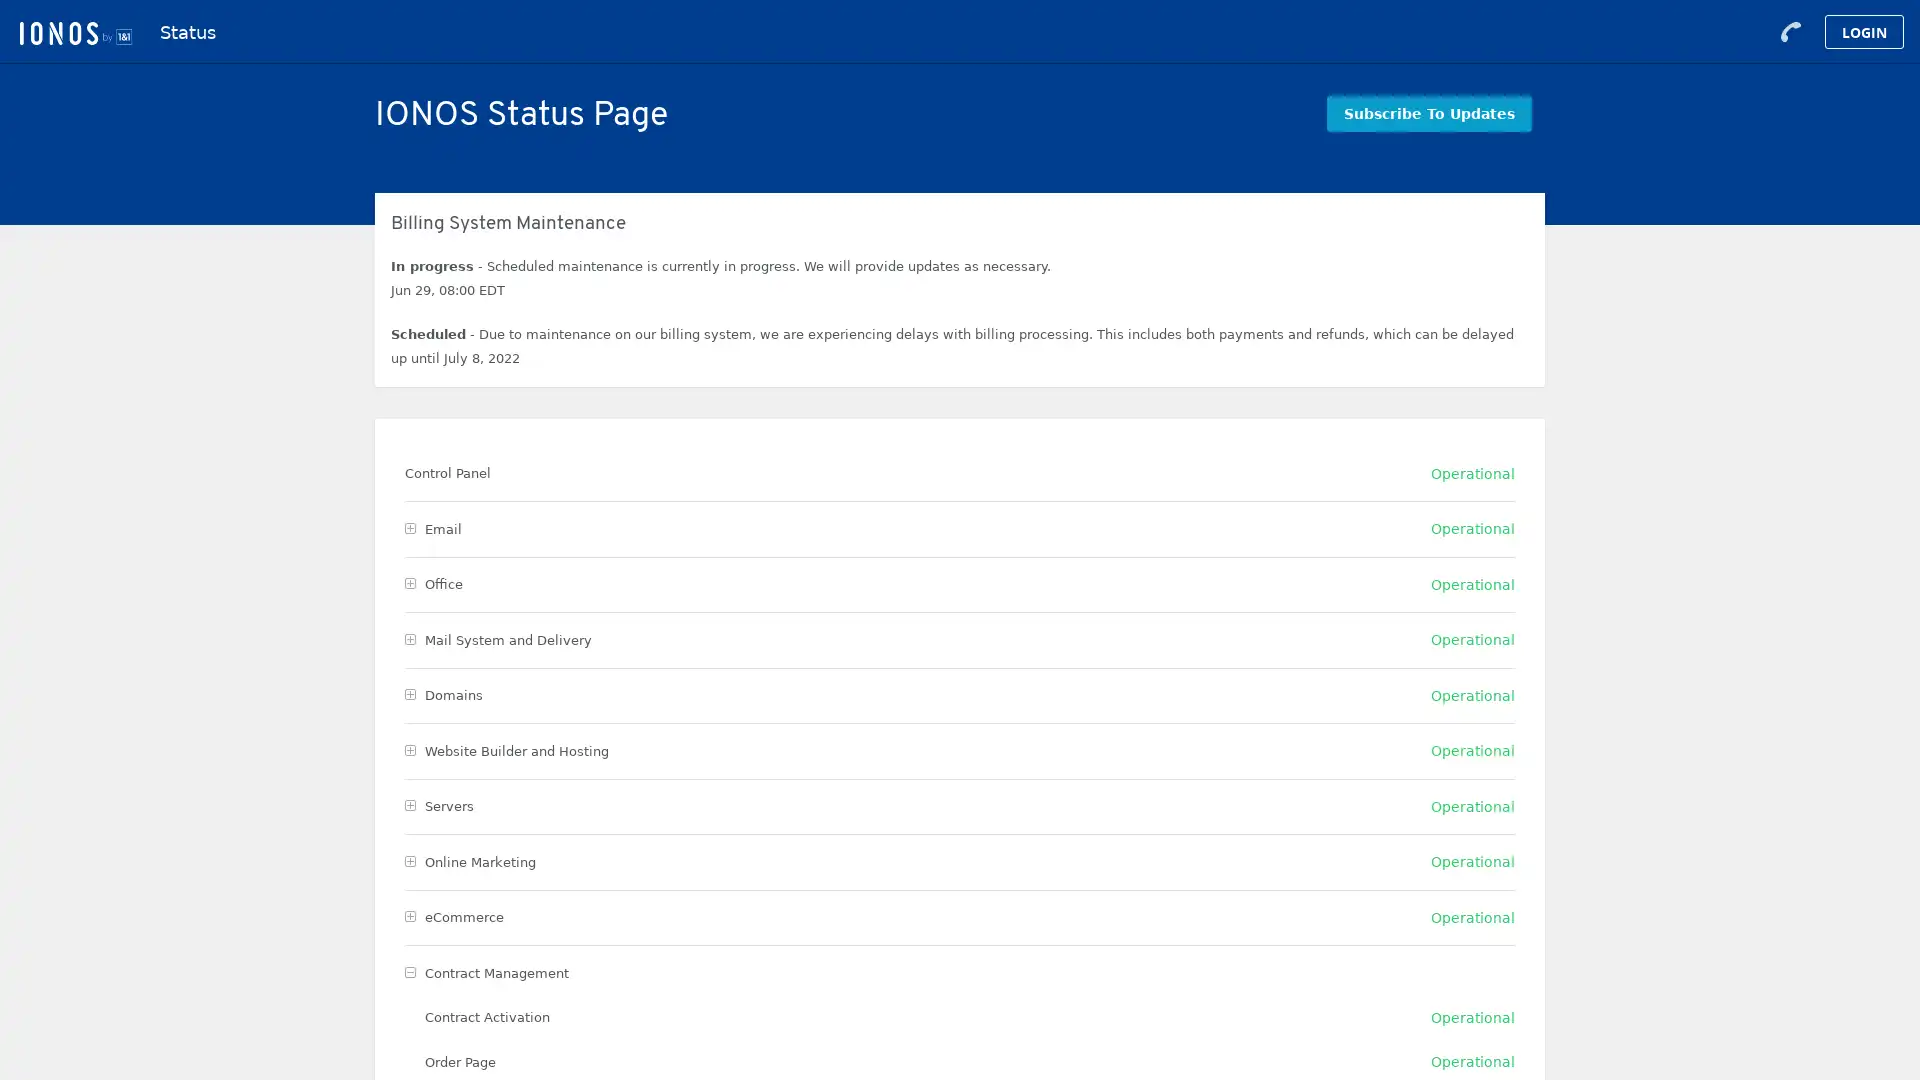  I want to click on Toggle eCommerce, so click(409, 917).